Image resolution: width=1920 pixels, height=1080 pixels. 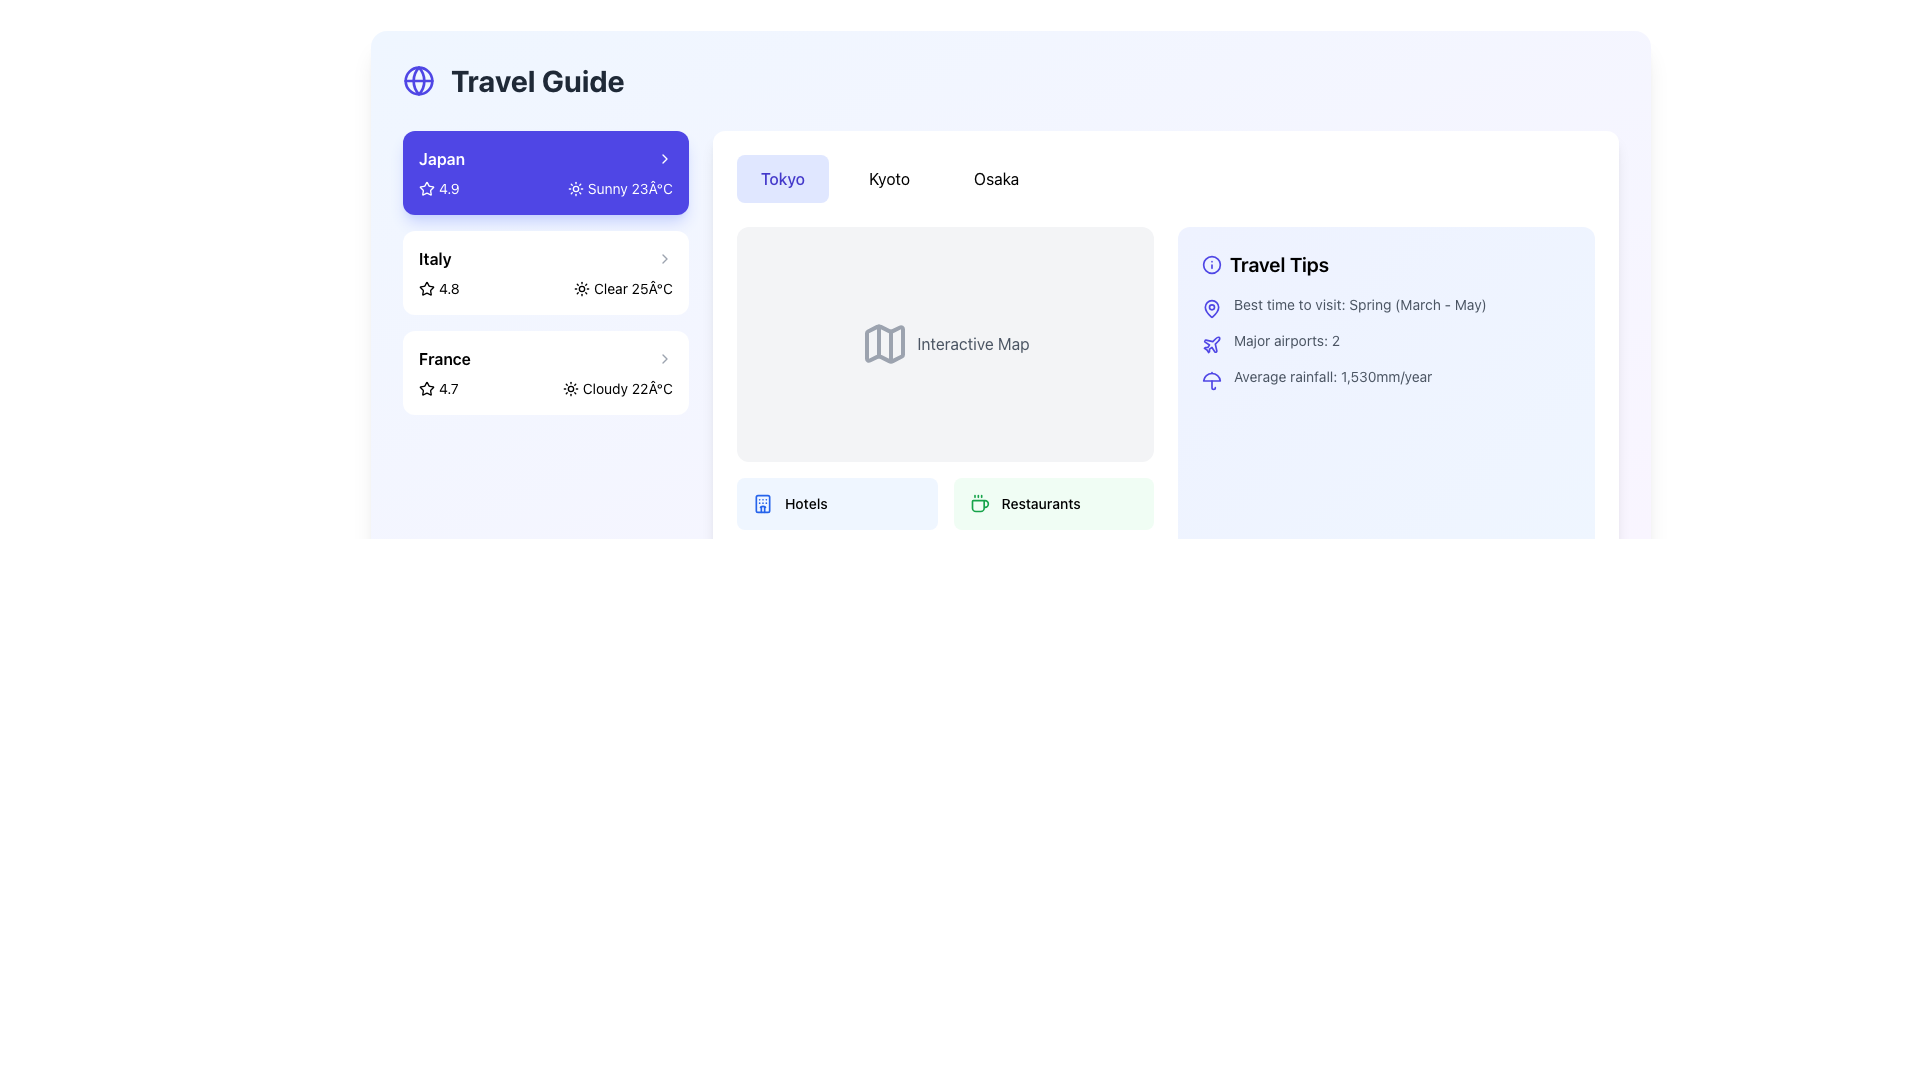 What do you see at coordinates (1166, 411) in the screenshot?
I see `the Information Display Panel located at the top-right position of the layout to interact with potential tooltips or highlights` at bounding box center [1166, 411].